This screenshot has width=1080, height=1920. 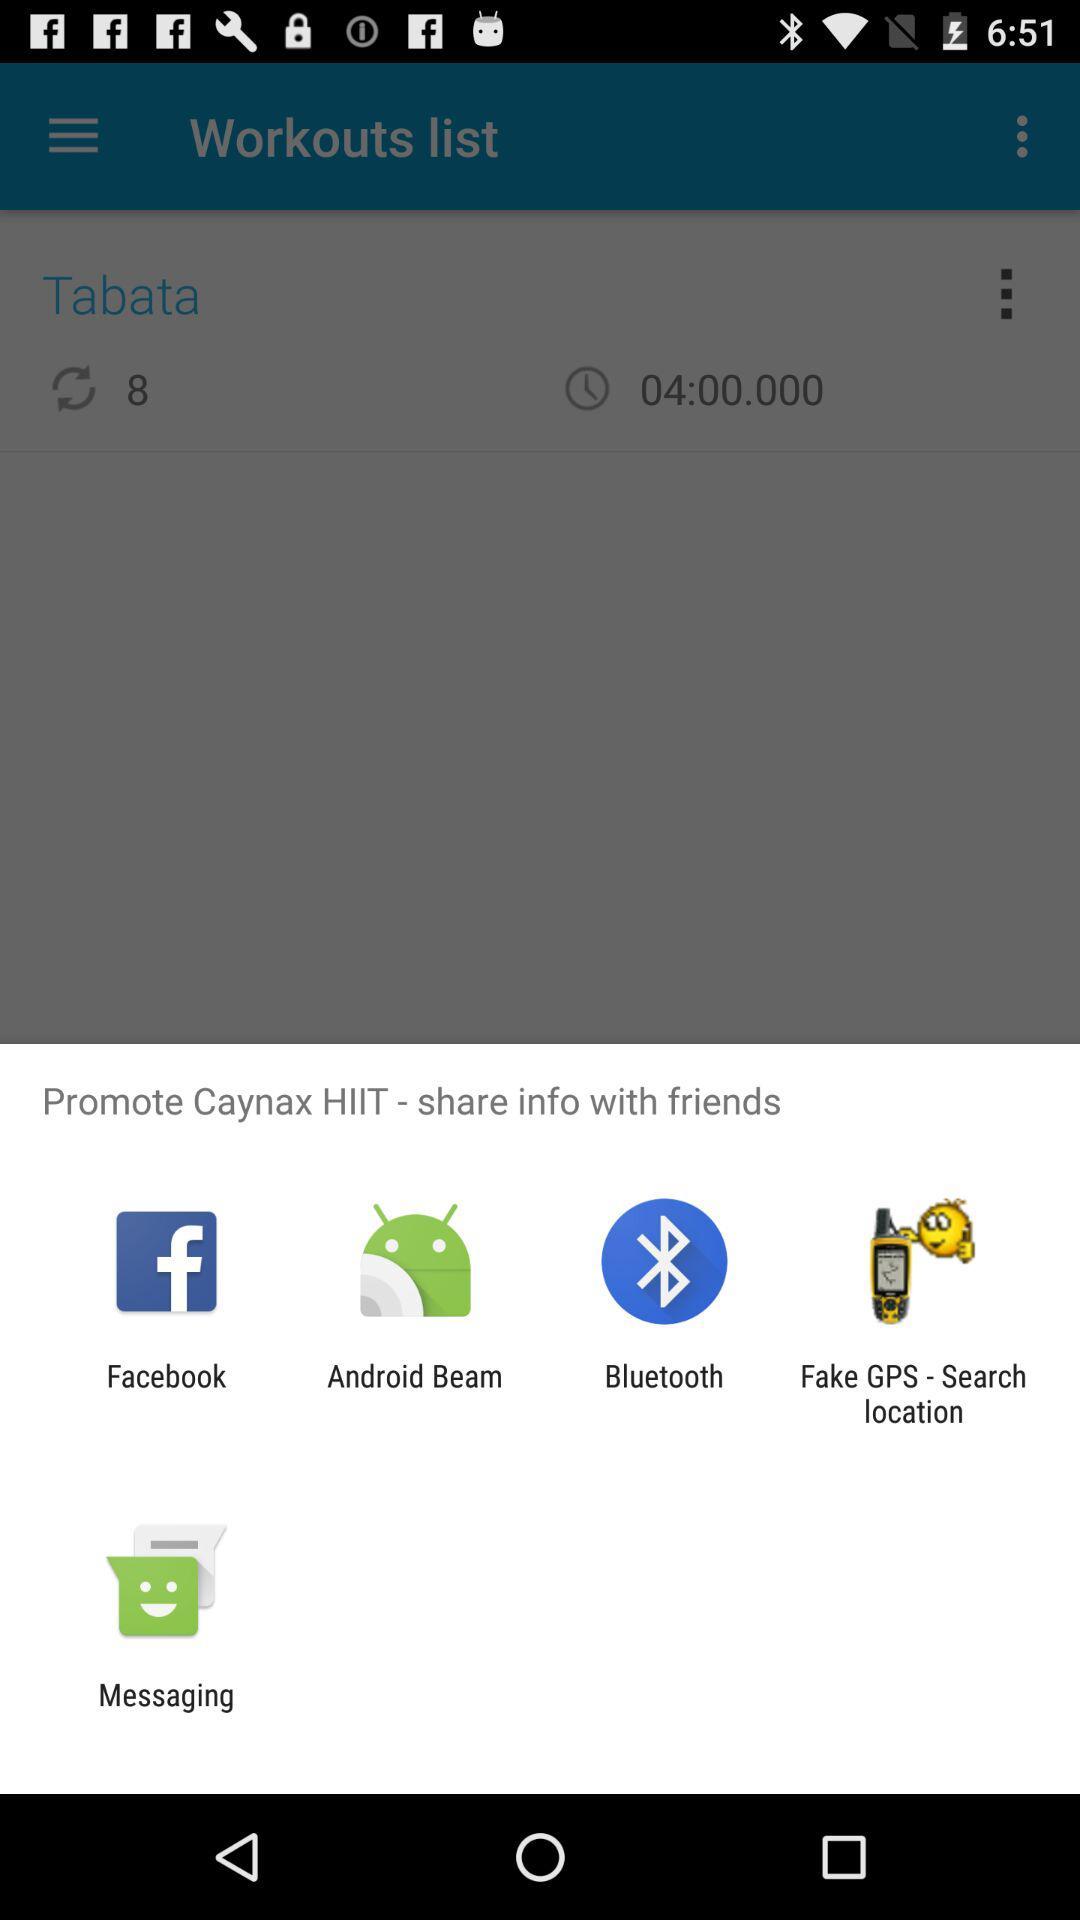 I want to click on android beam icon, so click(x=414, y=1392).